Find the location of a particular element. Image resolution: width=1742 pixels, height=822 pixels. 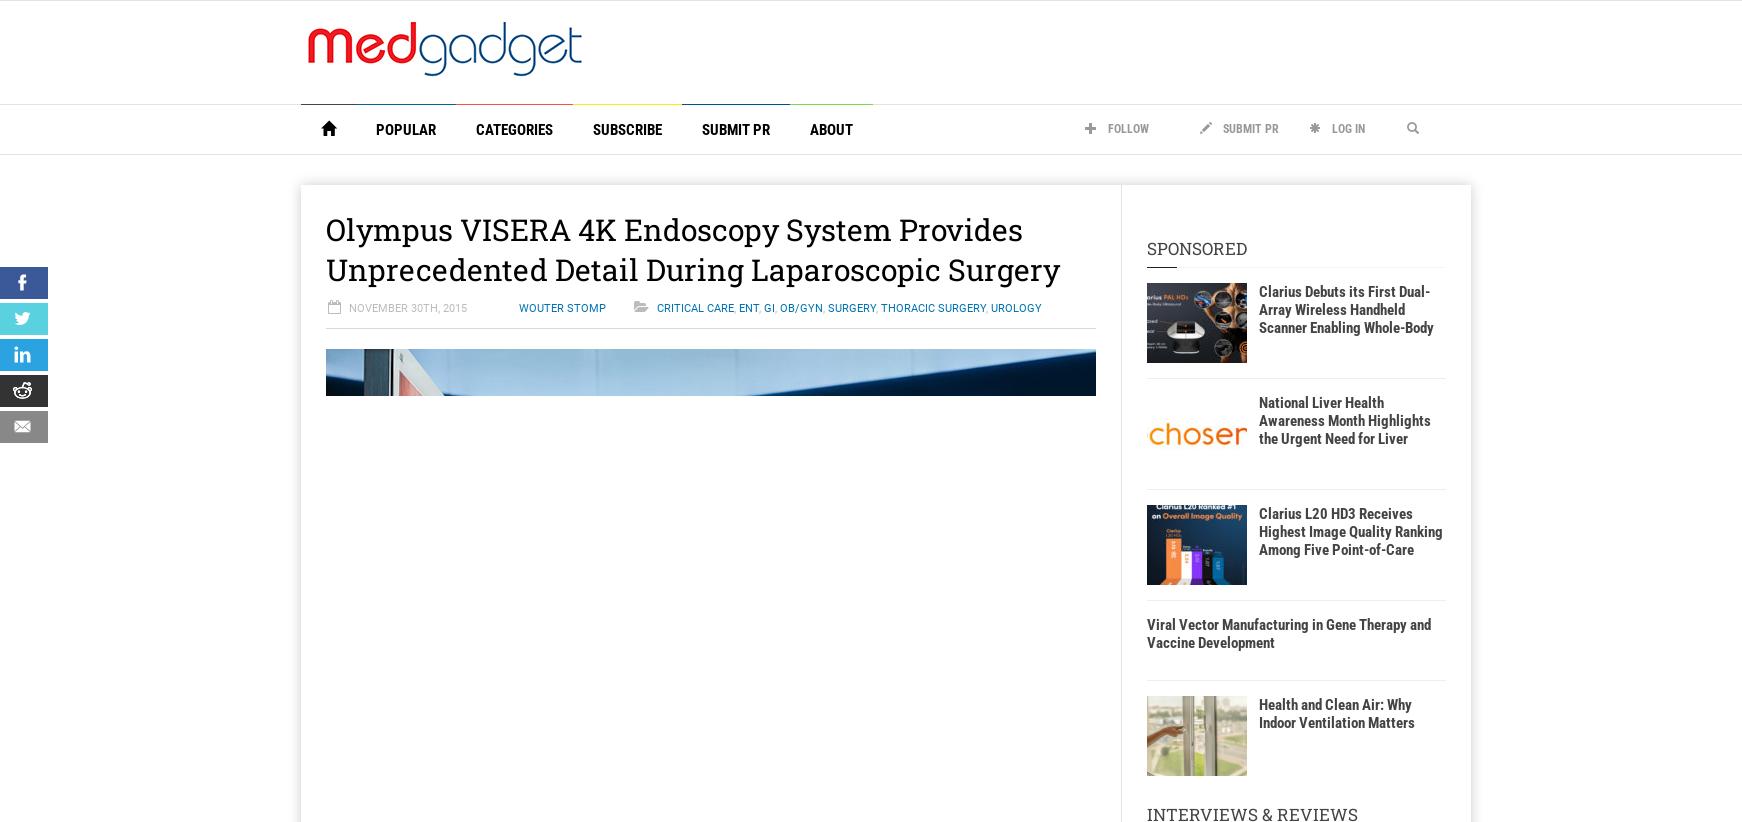

'ENT' is located at coordinates (738, 308).